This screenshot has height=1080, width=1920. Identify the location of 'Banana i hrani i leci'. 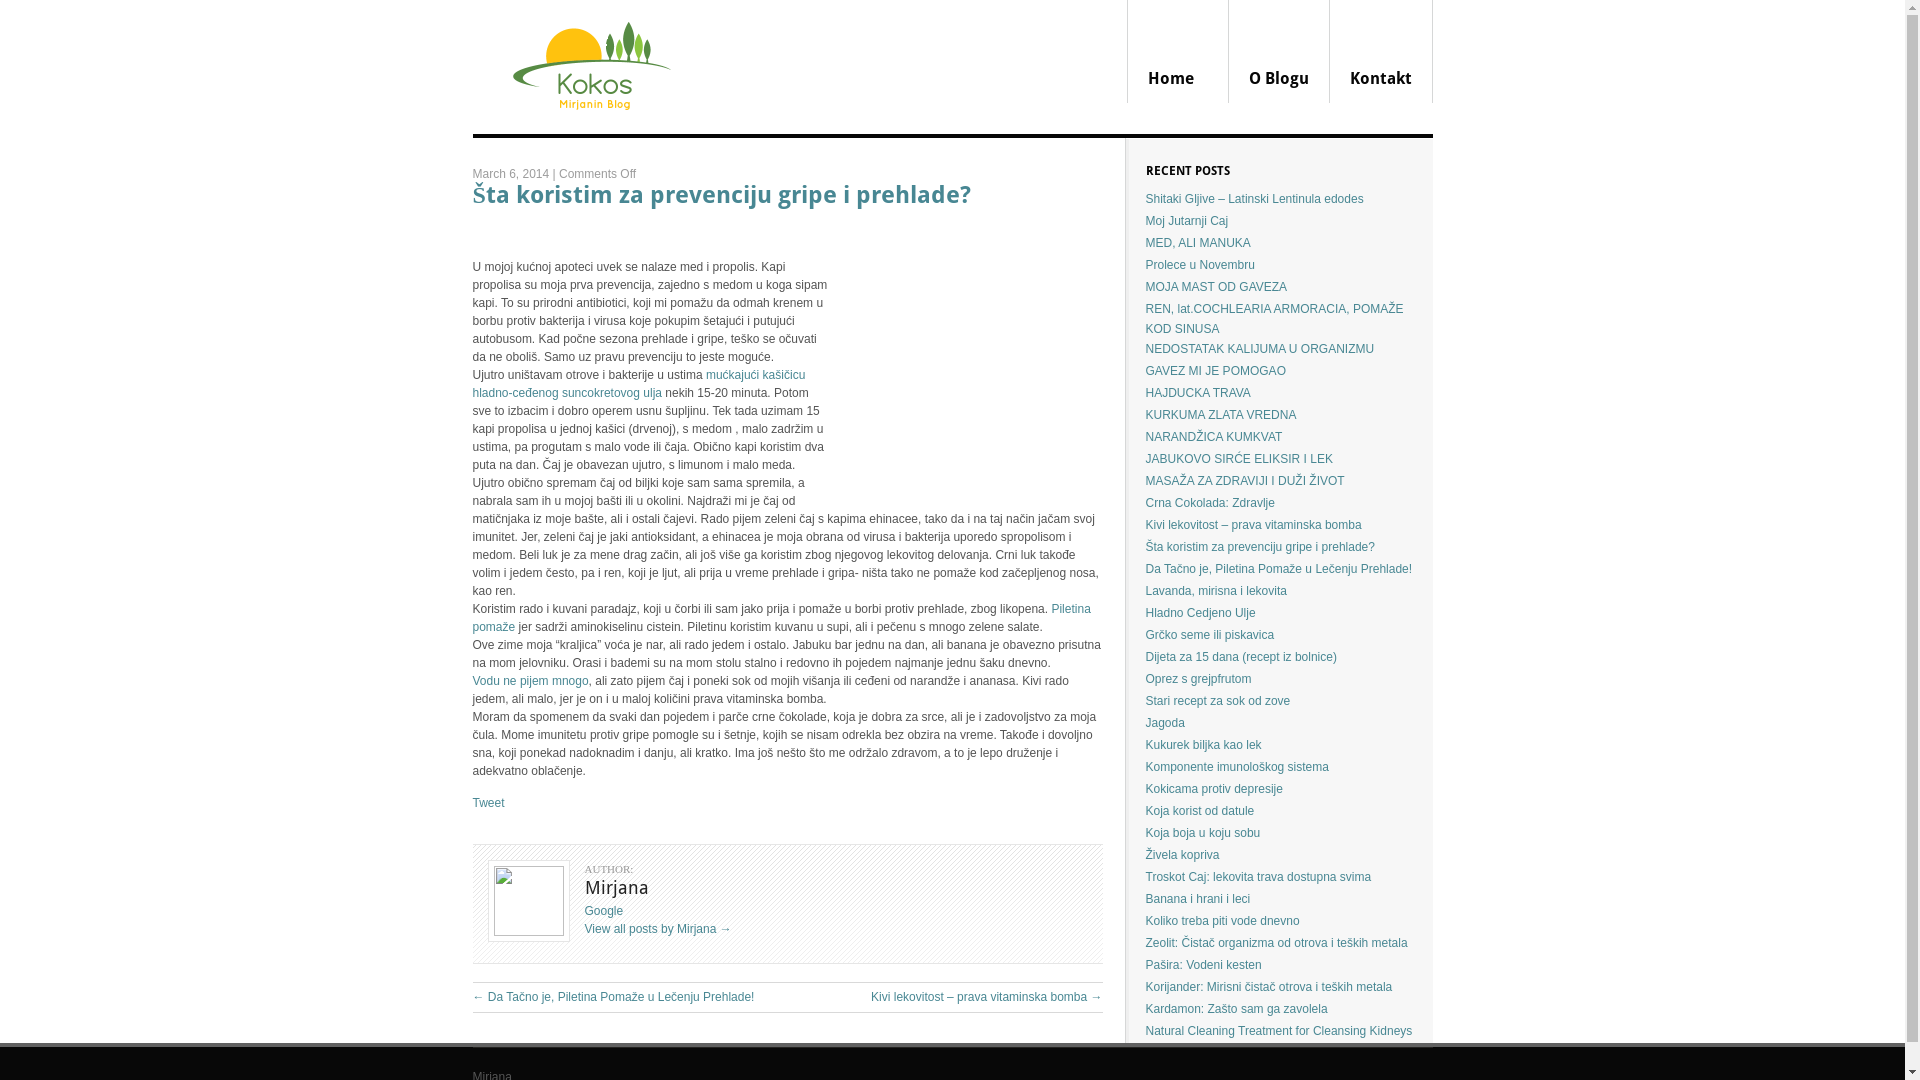
(1198, 897).